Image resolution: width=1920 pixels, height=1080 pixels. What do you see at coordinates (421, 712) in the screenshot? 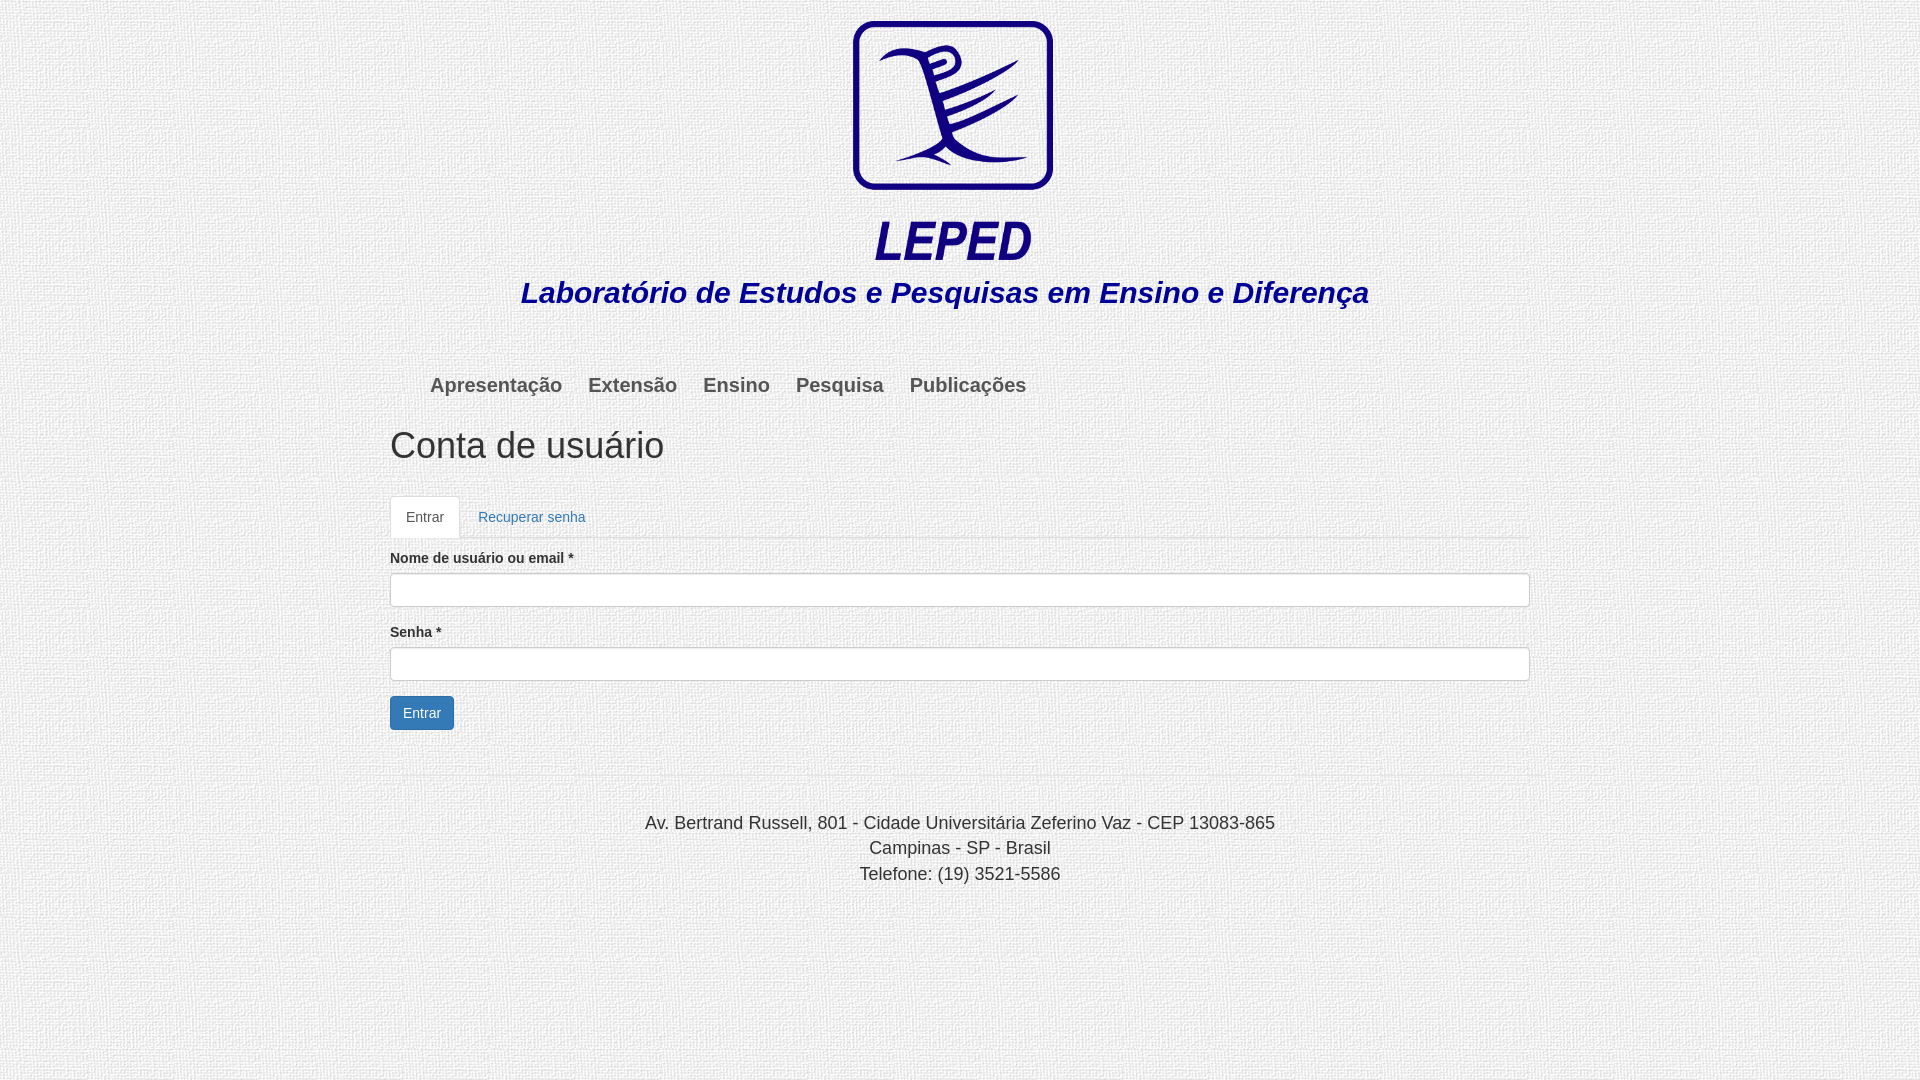
I see `'Entrar'` at bounding box center [421, 712].